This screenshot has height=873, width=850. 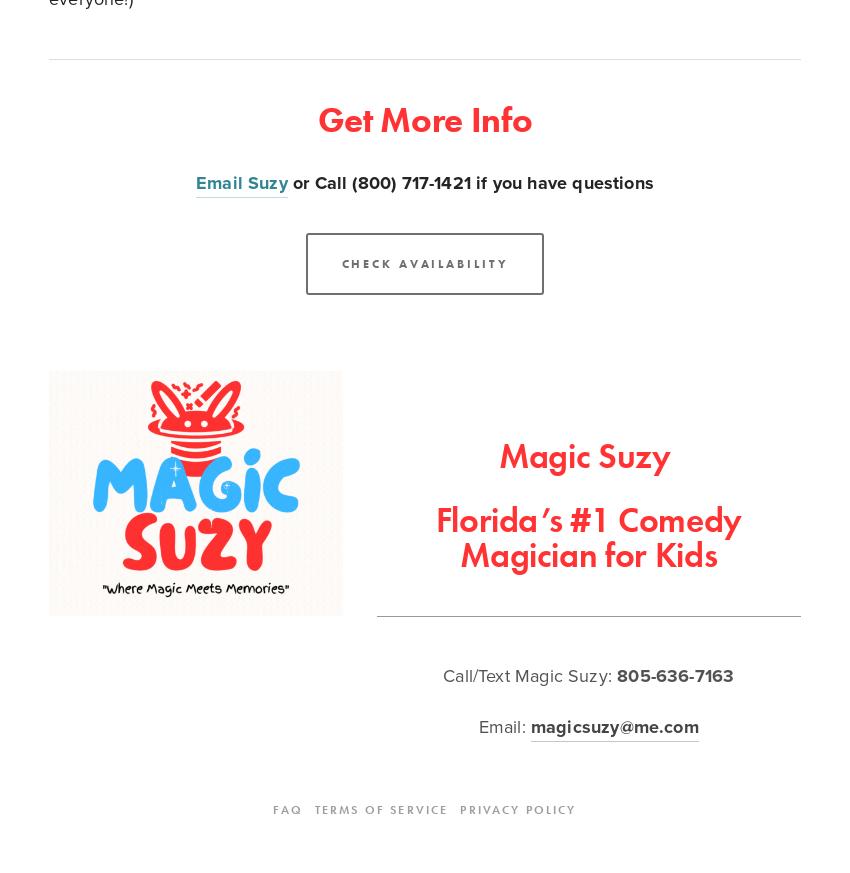 I want to click on 'Get More Info', so click(x=424, y=119).